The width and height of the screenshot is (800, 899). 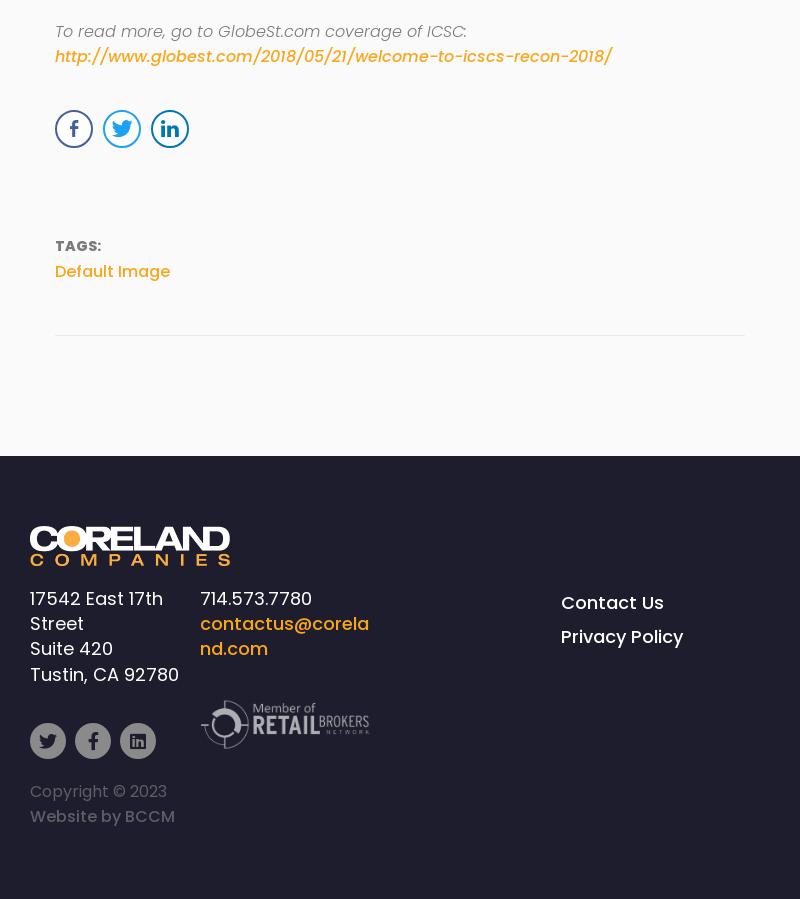 What do you see at coordinates (103, 672) in the screenshot?
I see `'Tustin, CA 92780'` at bounding box center [103, 672].